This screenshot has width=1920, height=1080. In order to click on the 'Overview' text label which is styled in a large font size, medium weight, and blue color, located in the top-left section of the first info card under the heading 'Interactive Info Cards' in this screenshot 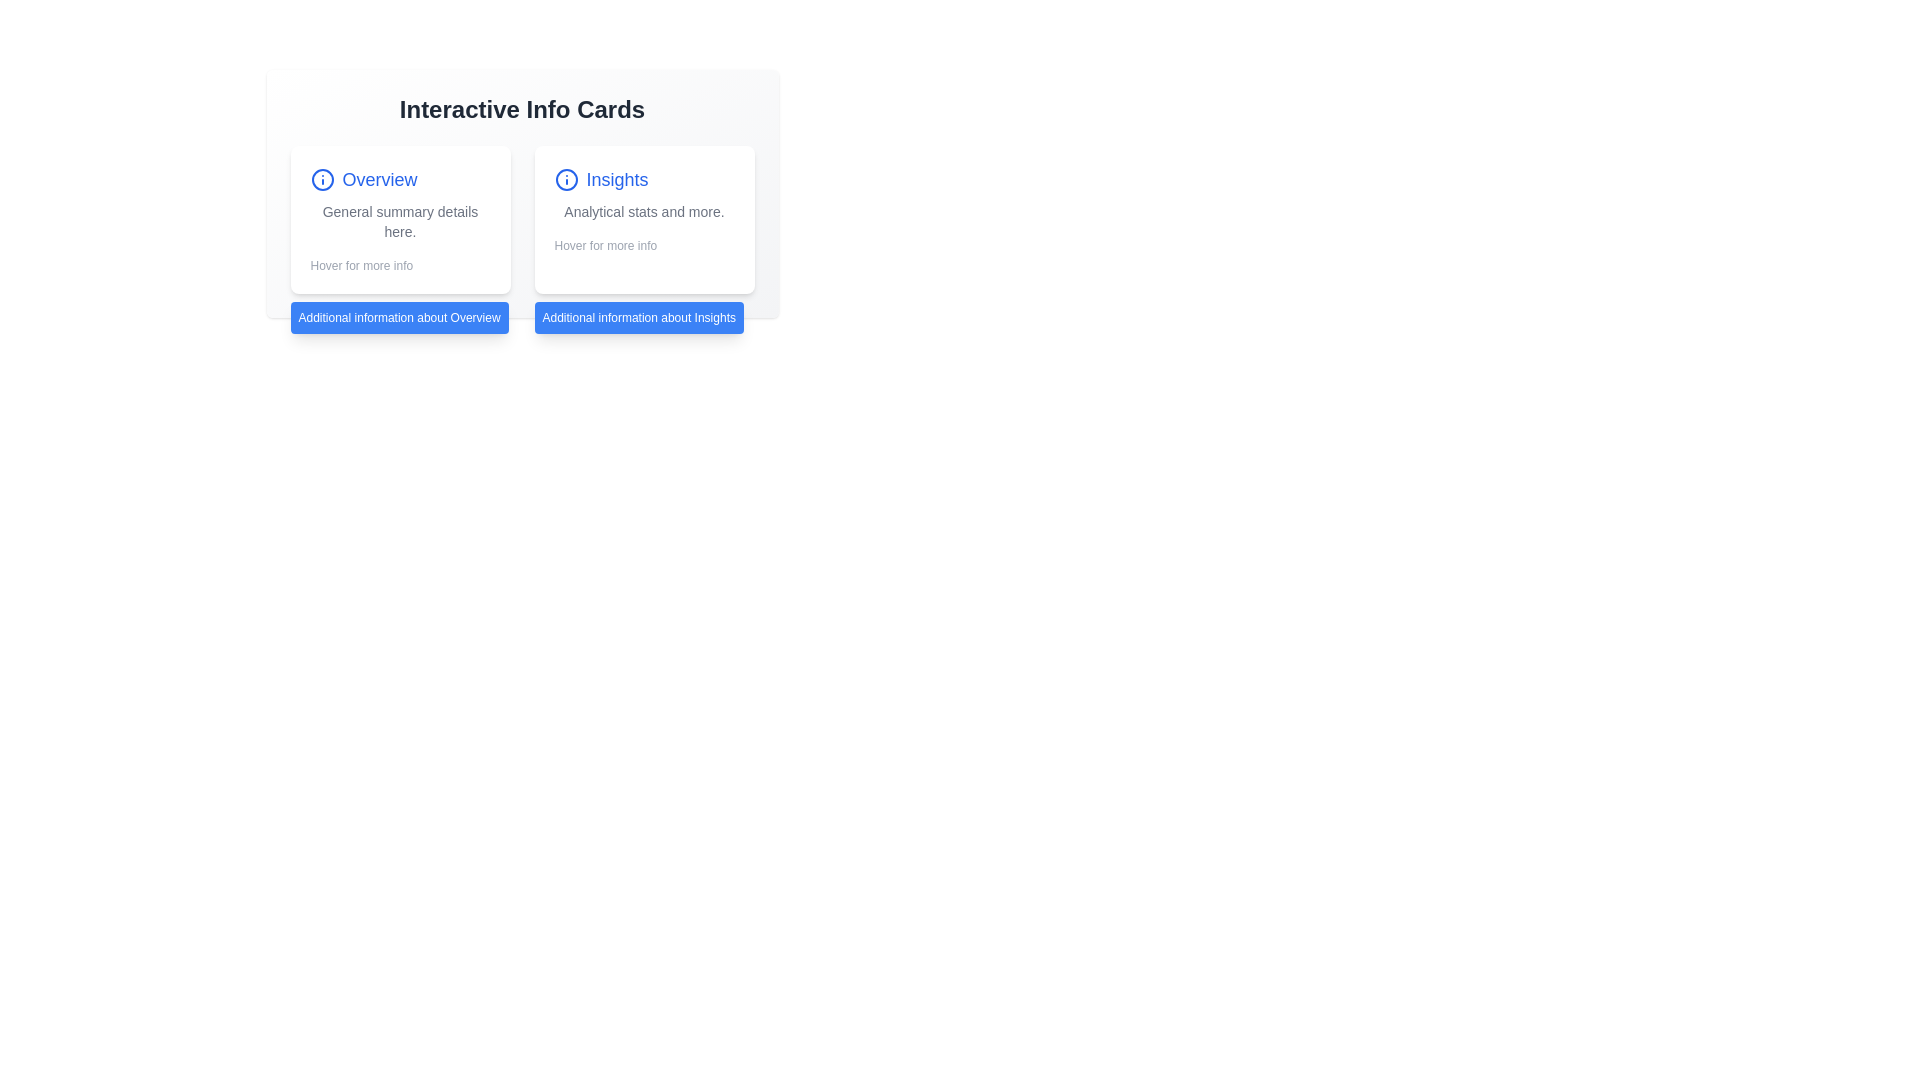, I will do `click(400, 180)`.